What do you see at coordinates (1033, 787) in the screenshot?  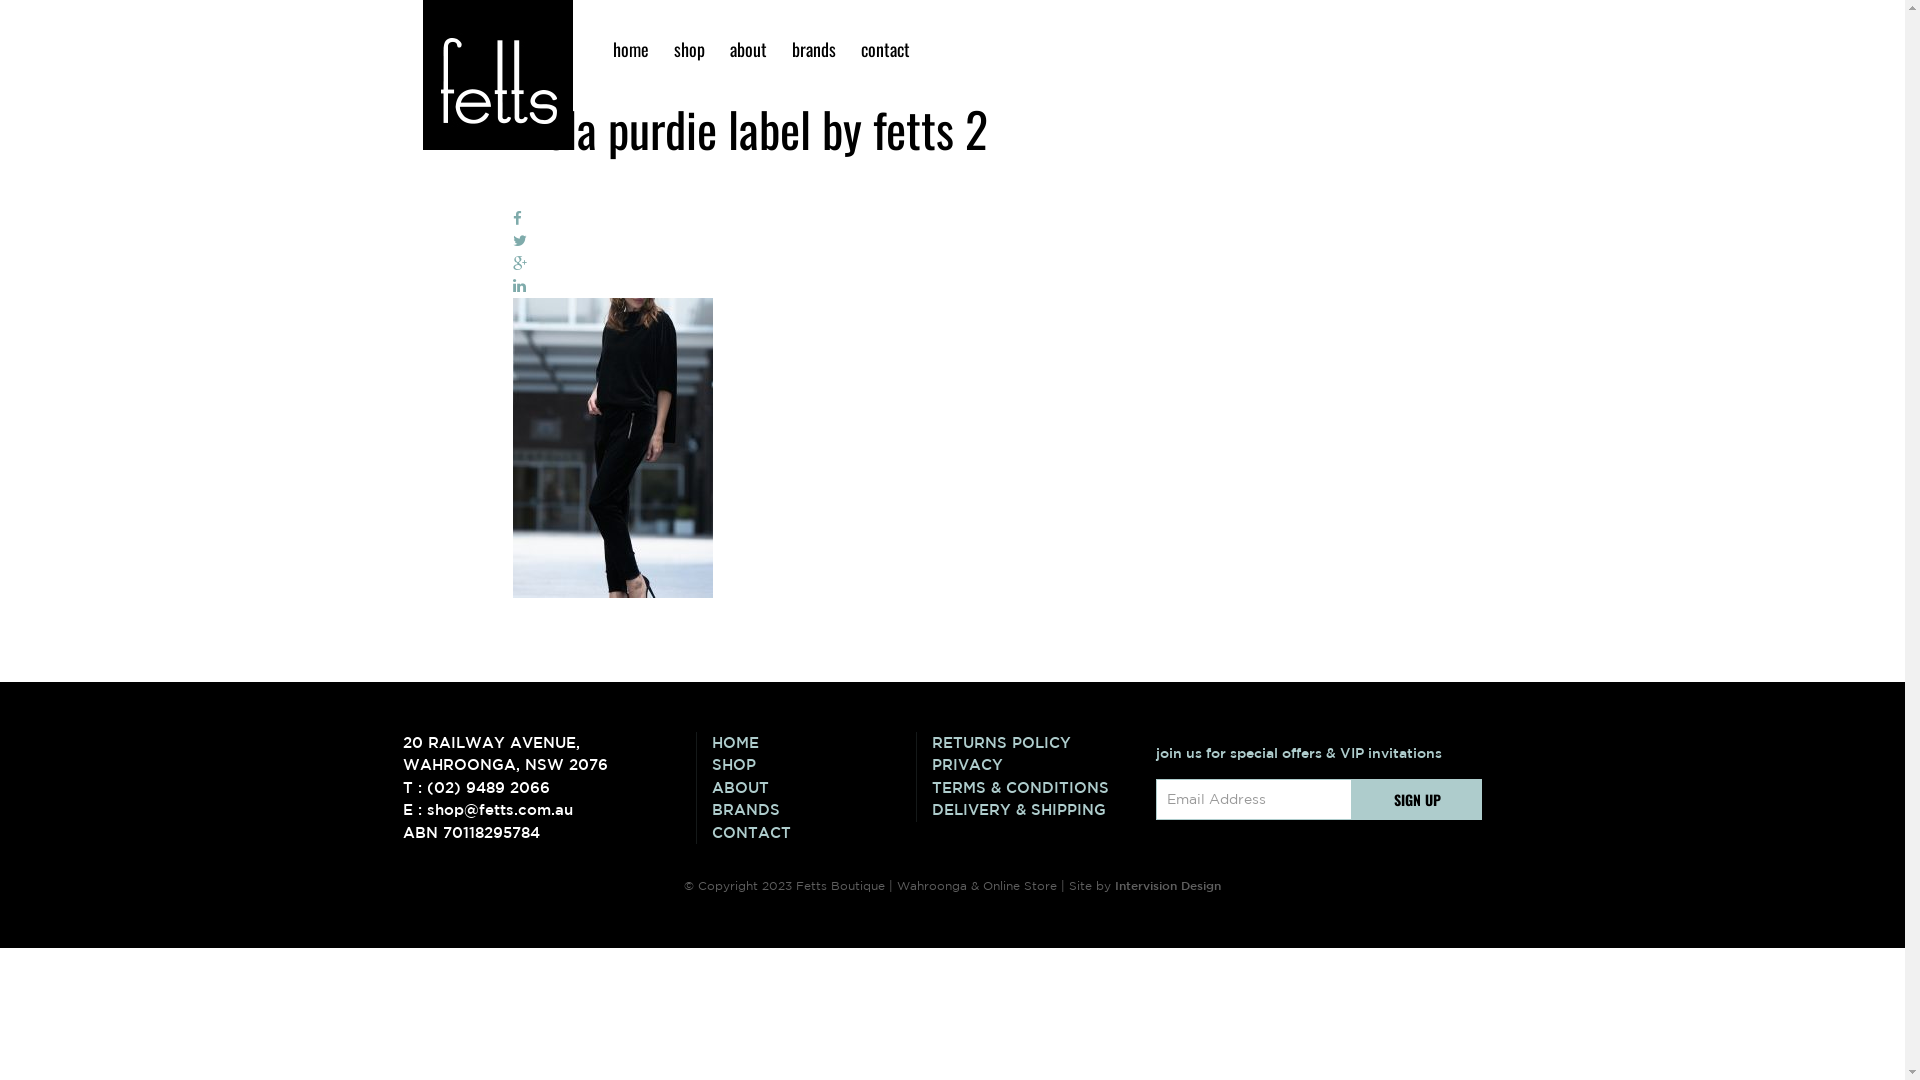 I see `'TERMS & CONDITIONS'` at bounding box center [1033, 787].